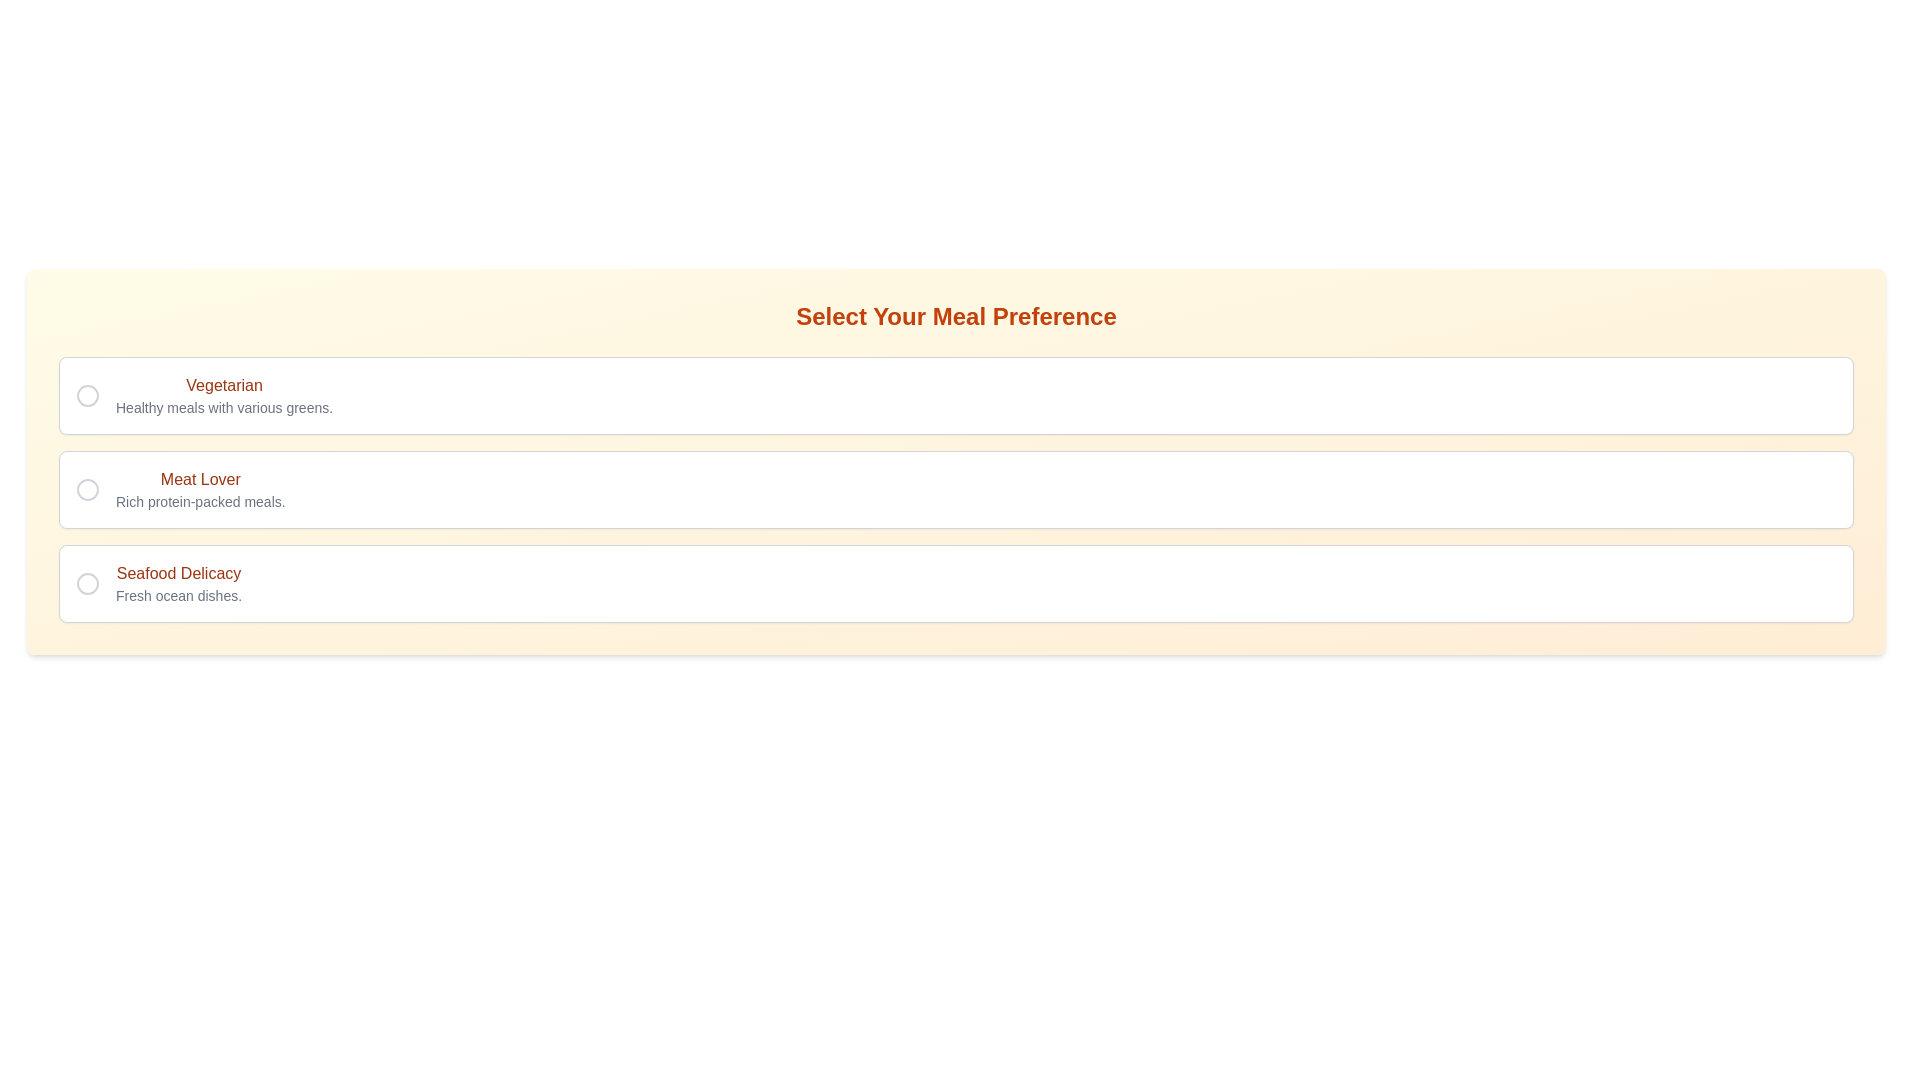 This screenshot has height=1080, width=1920. What do you see at coordinates (86, 583) in the screenshot?
I see `the circular selection indicator for the 'Seafood Delicacy' meal preference option` at bounding box center [86, 583].